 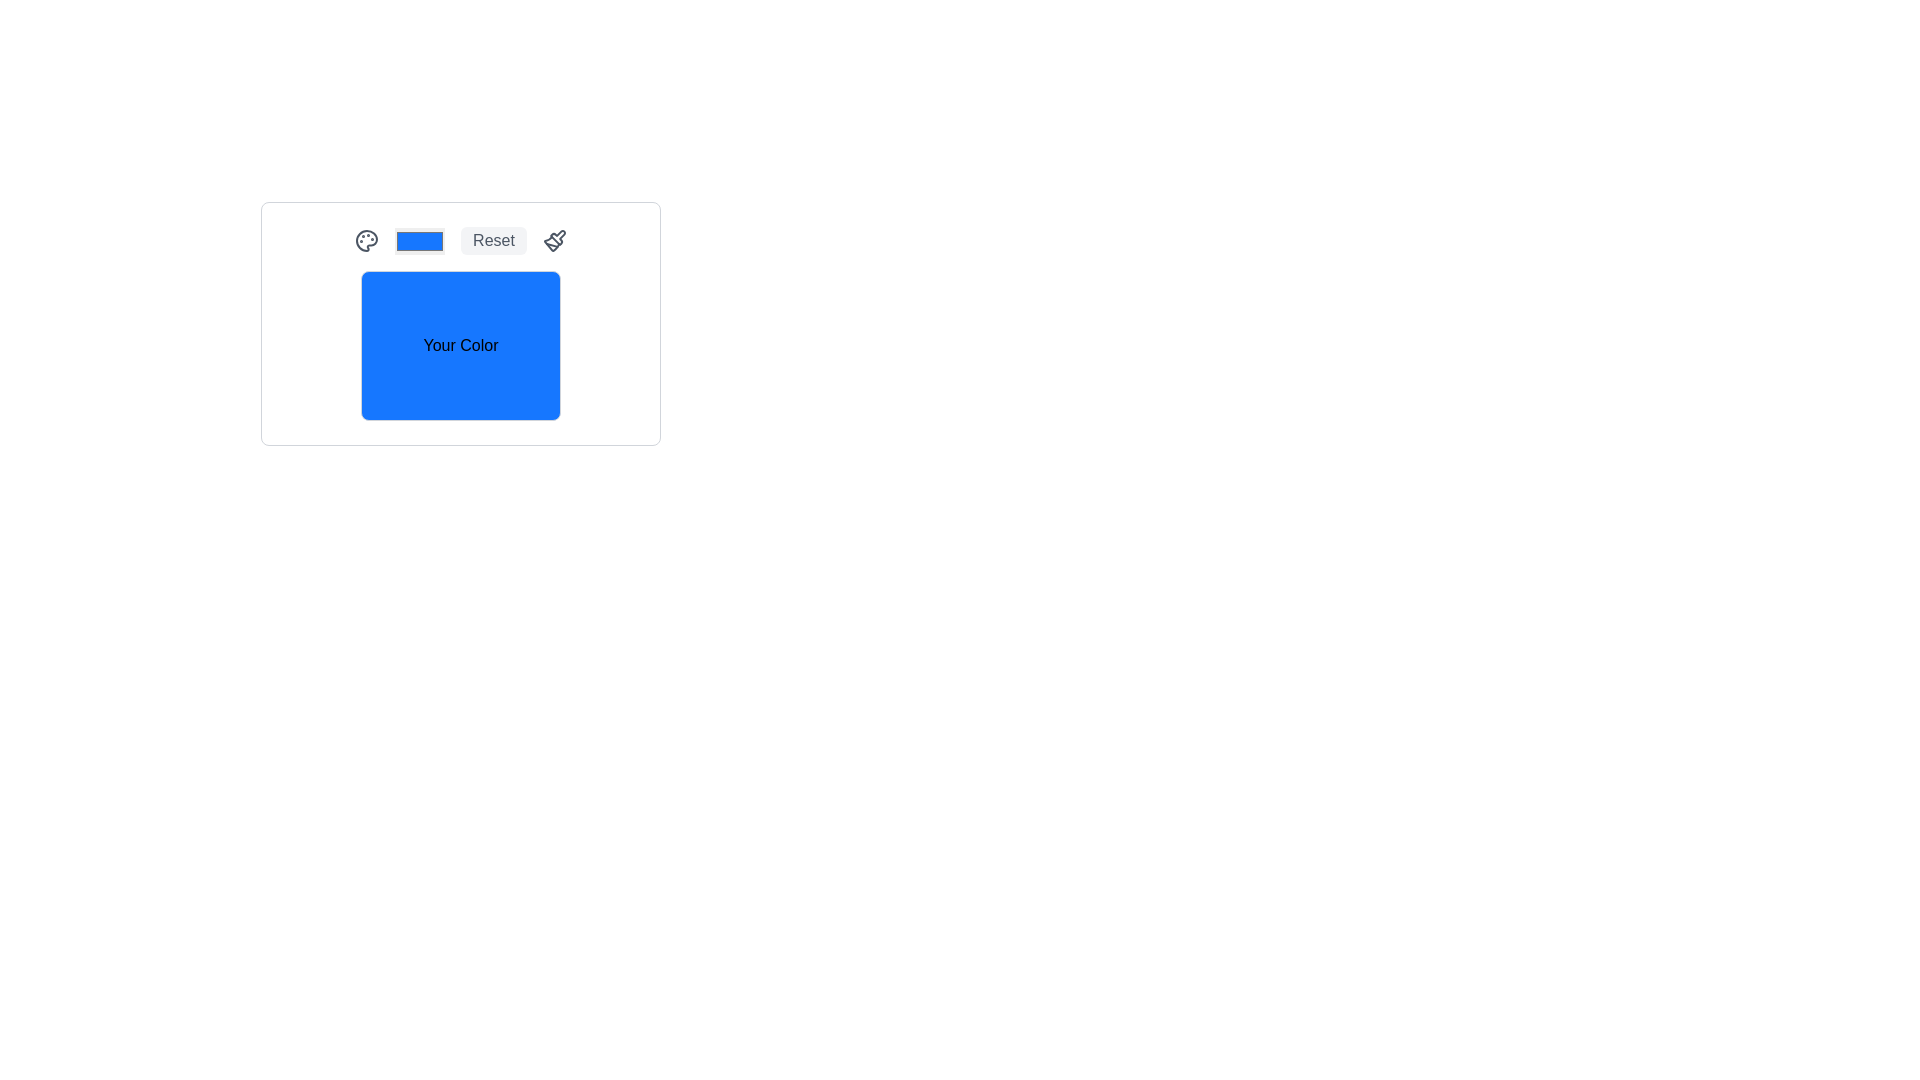 I want to click on the Display Box, which has a bright blue background and contains centered text saying 'Your Color' in black font, located below the controls row, so click(x=459, y=345).